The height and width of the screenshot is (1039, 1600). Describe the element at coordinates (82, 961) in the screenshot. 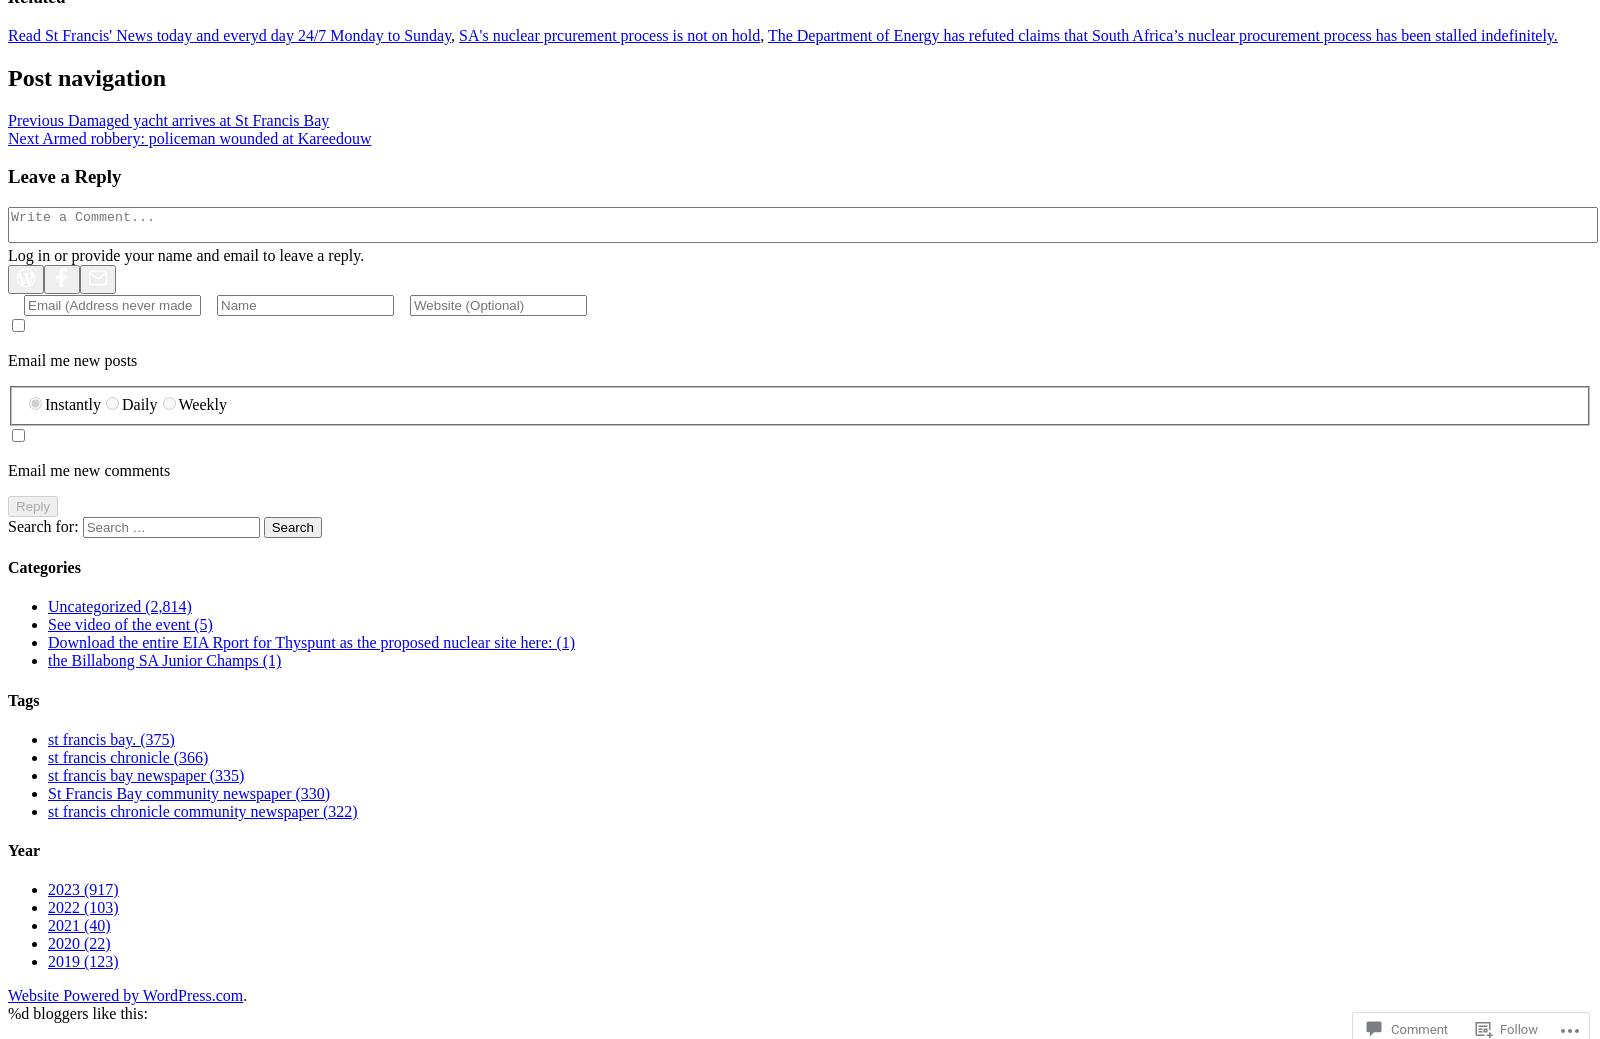

I see `'2019 (123)'` at that location.